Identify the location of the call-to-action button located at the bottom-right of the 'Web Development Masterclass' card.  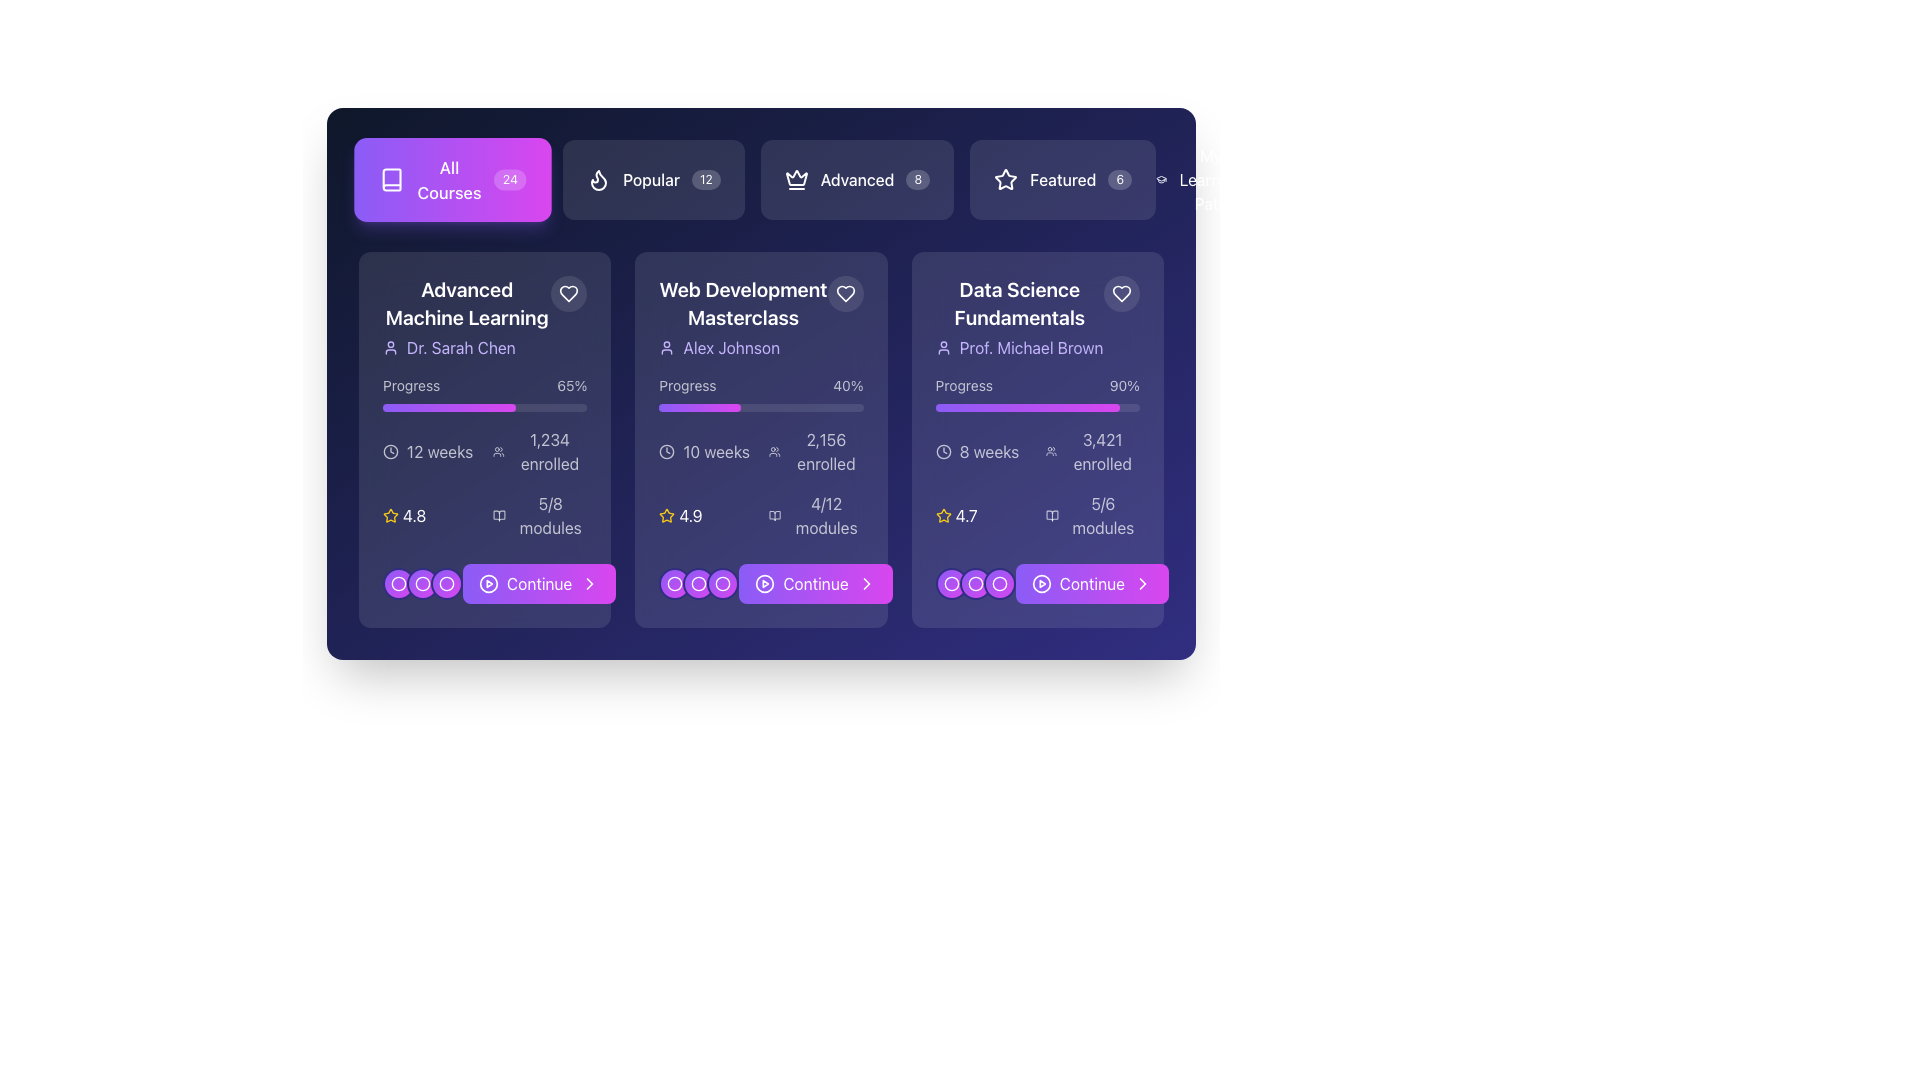
(760, 583).